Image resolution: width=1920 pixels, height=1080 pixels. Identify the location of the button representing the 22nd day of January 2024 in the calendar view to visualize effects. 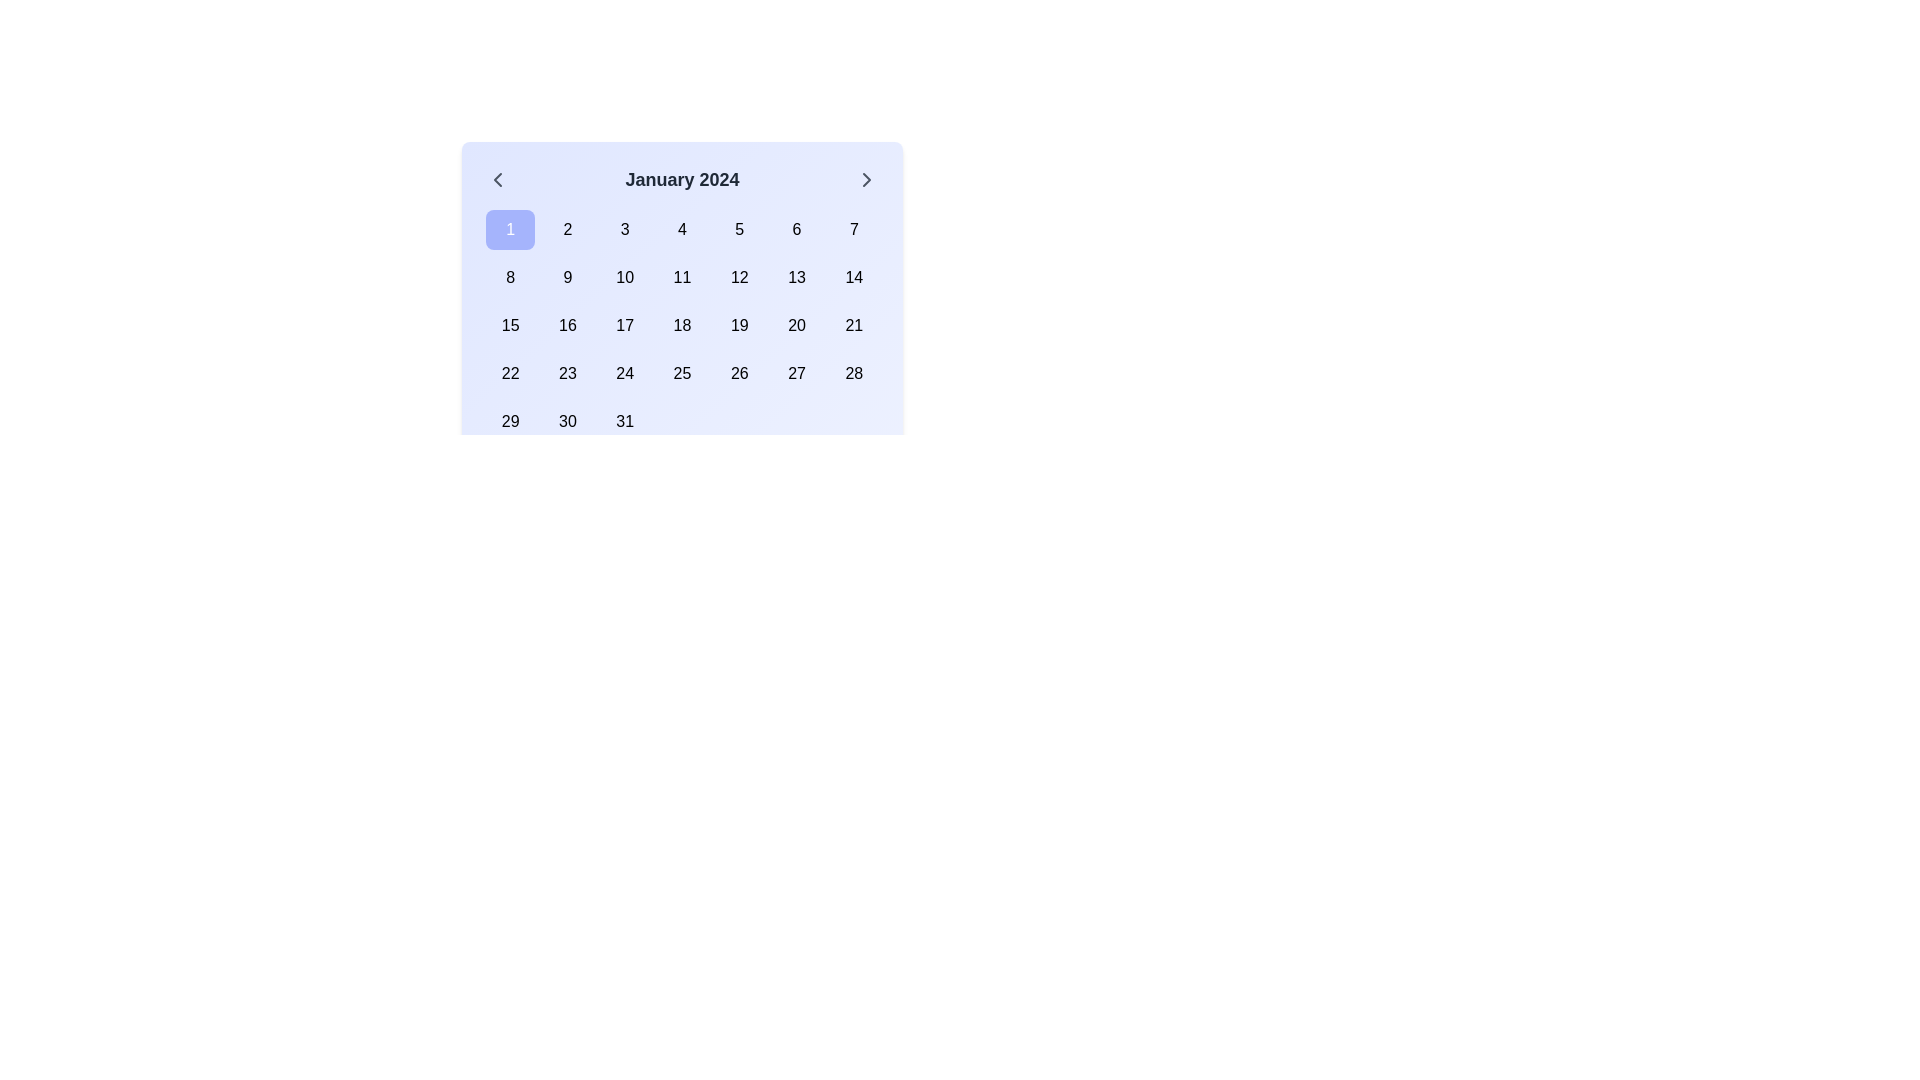
(510, 374).